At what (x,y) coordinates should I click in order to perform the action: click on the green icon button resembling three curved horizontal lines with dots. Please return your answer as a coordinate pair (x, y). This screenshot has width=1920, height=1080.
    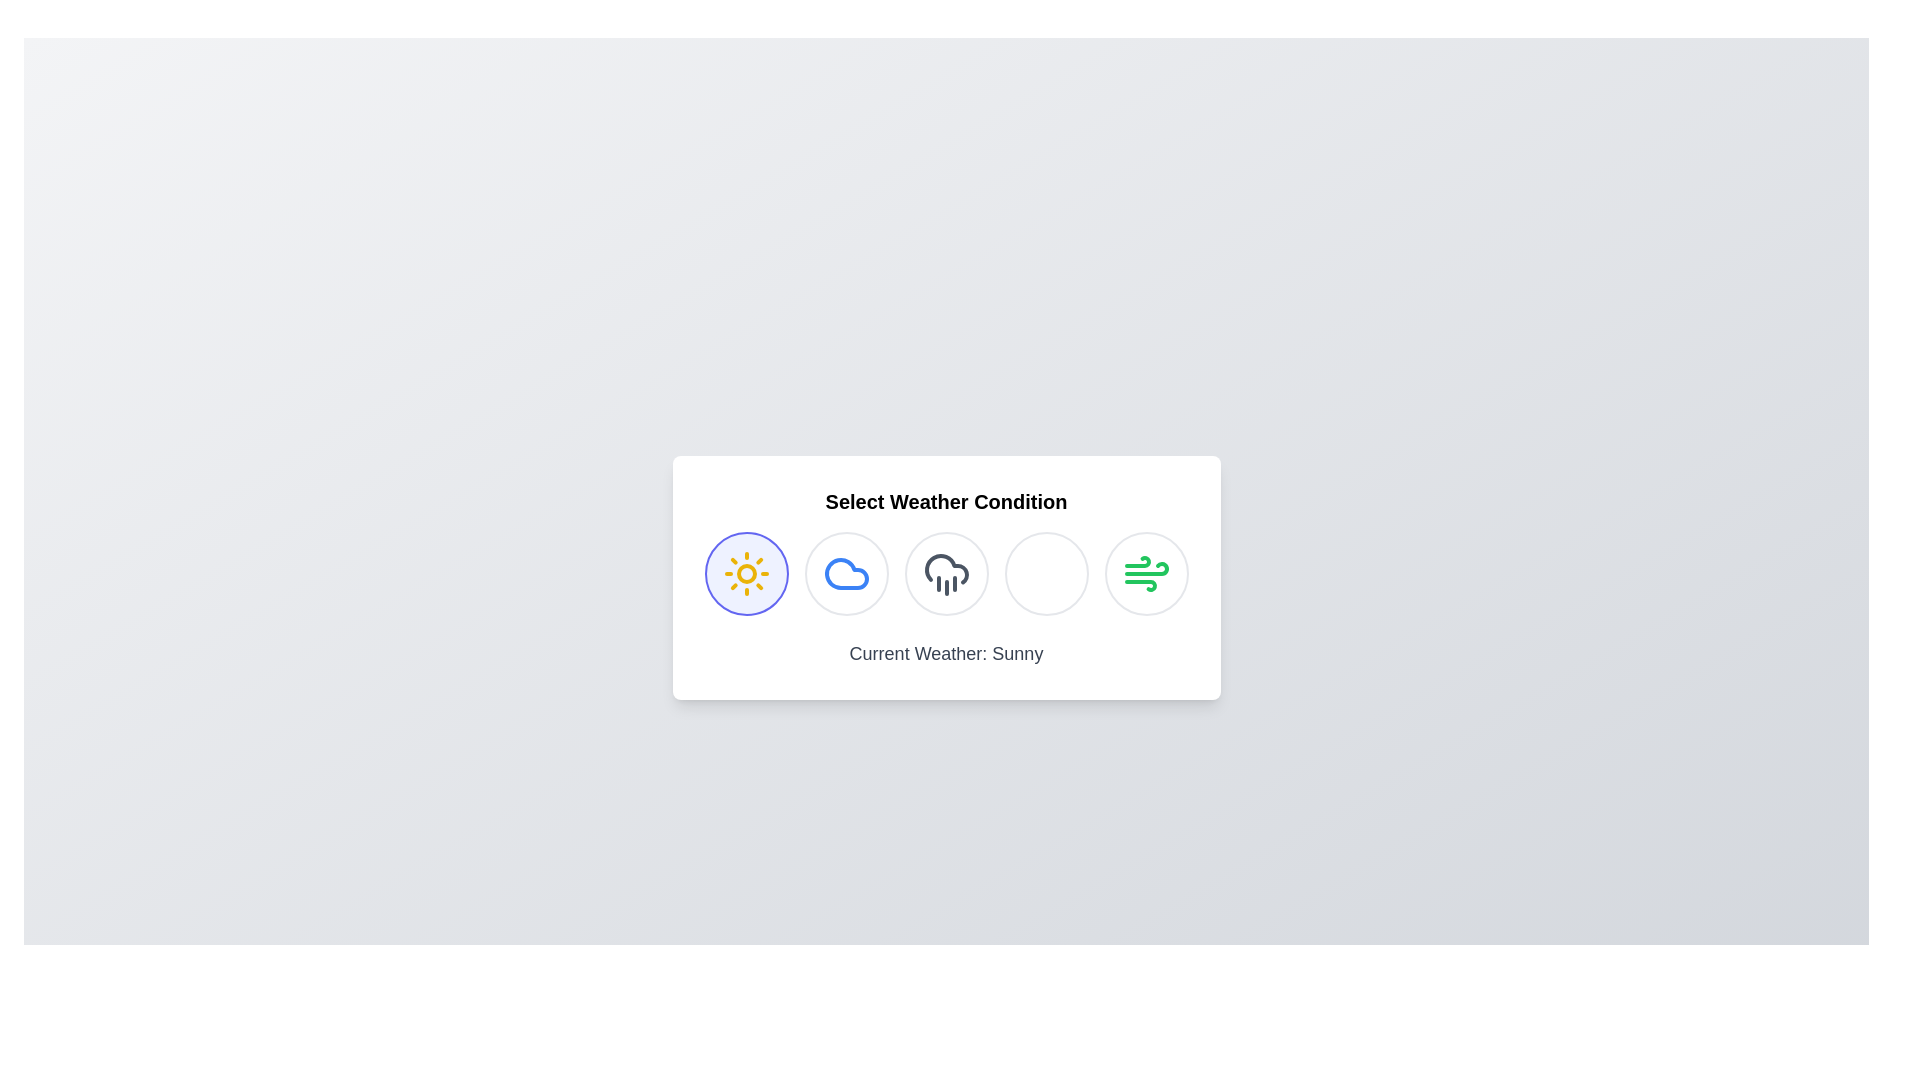
    Looking at the image, I should click on (1146, 574).